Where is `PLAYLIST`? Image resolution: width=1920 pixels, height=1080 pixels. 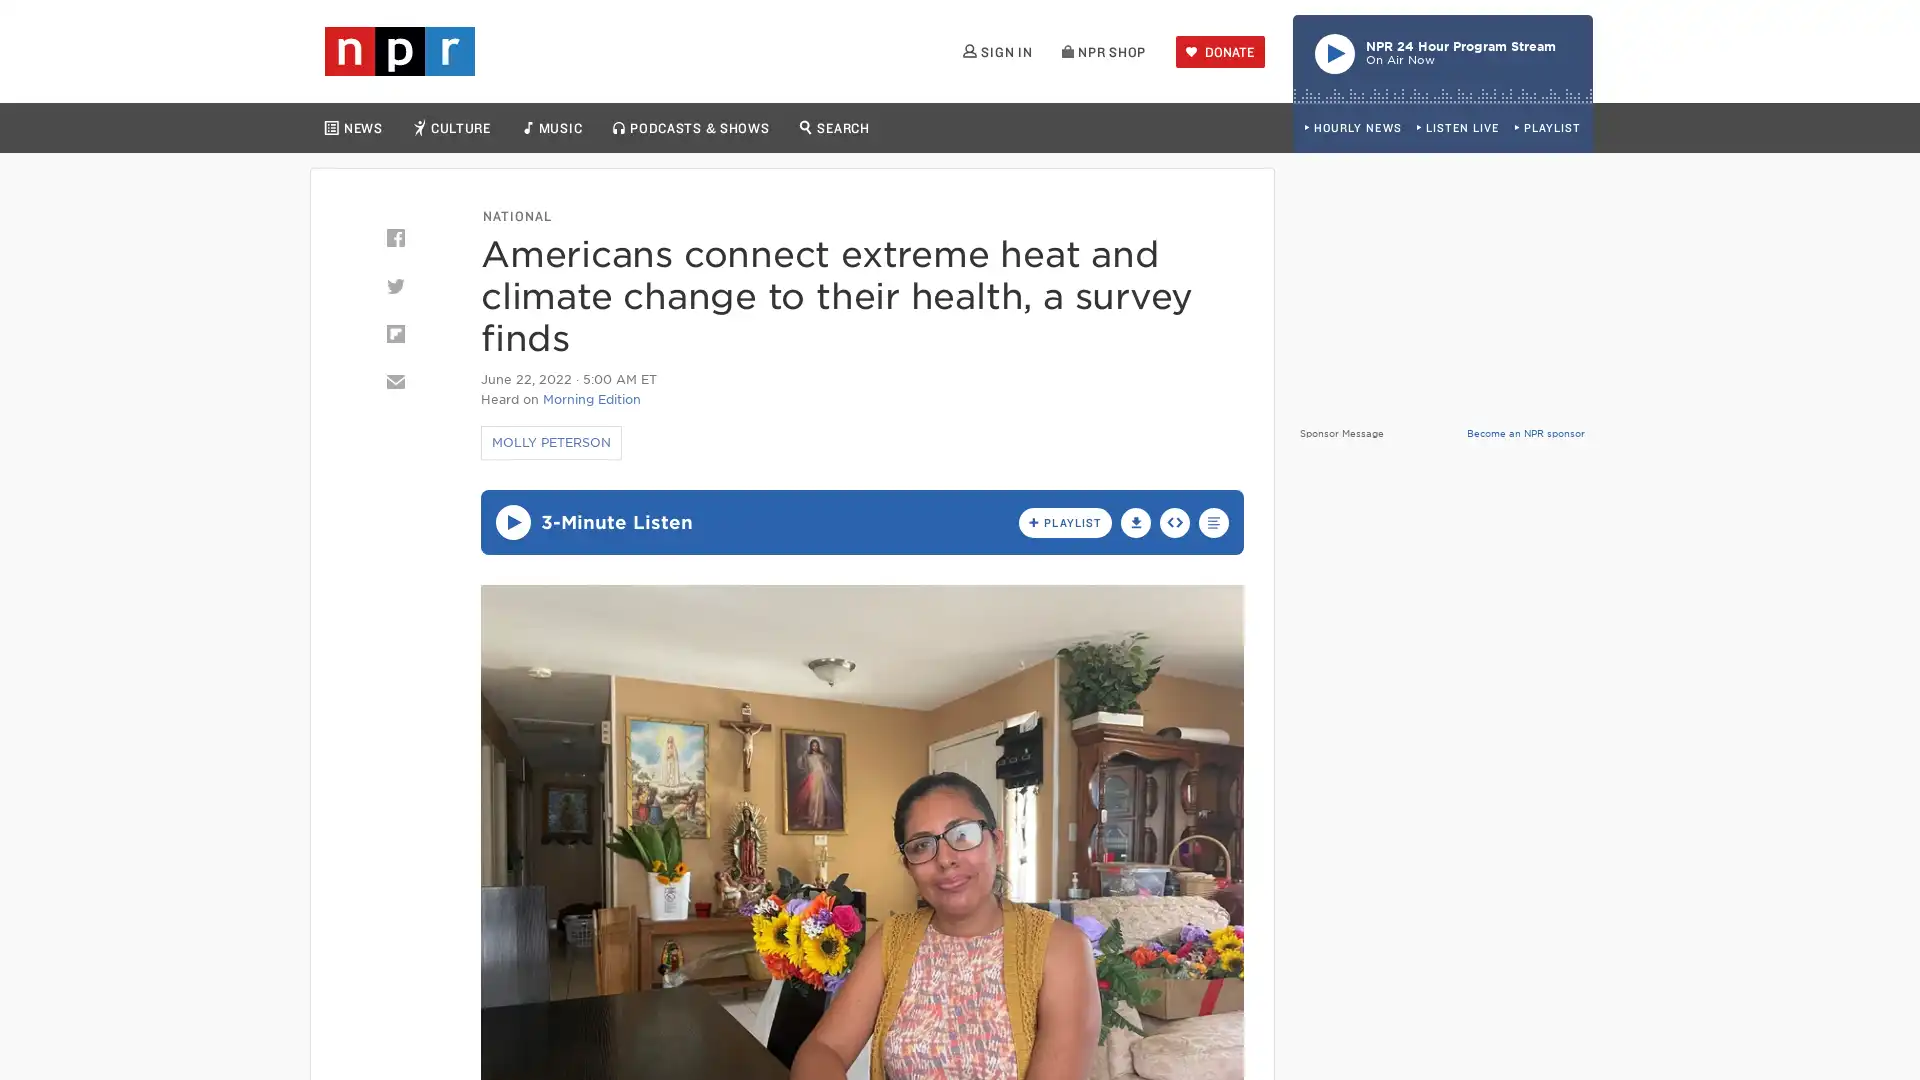
PLAYLIST is located at coordinates (1546, 128).